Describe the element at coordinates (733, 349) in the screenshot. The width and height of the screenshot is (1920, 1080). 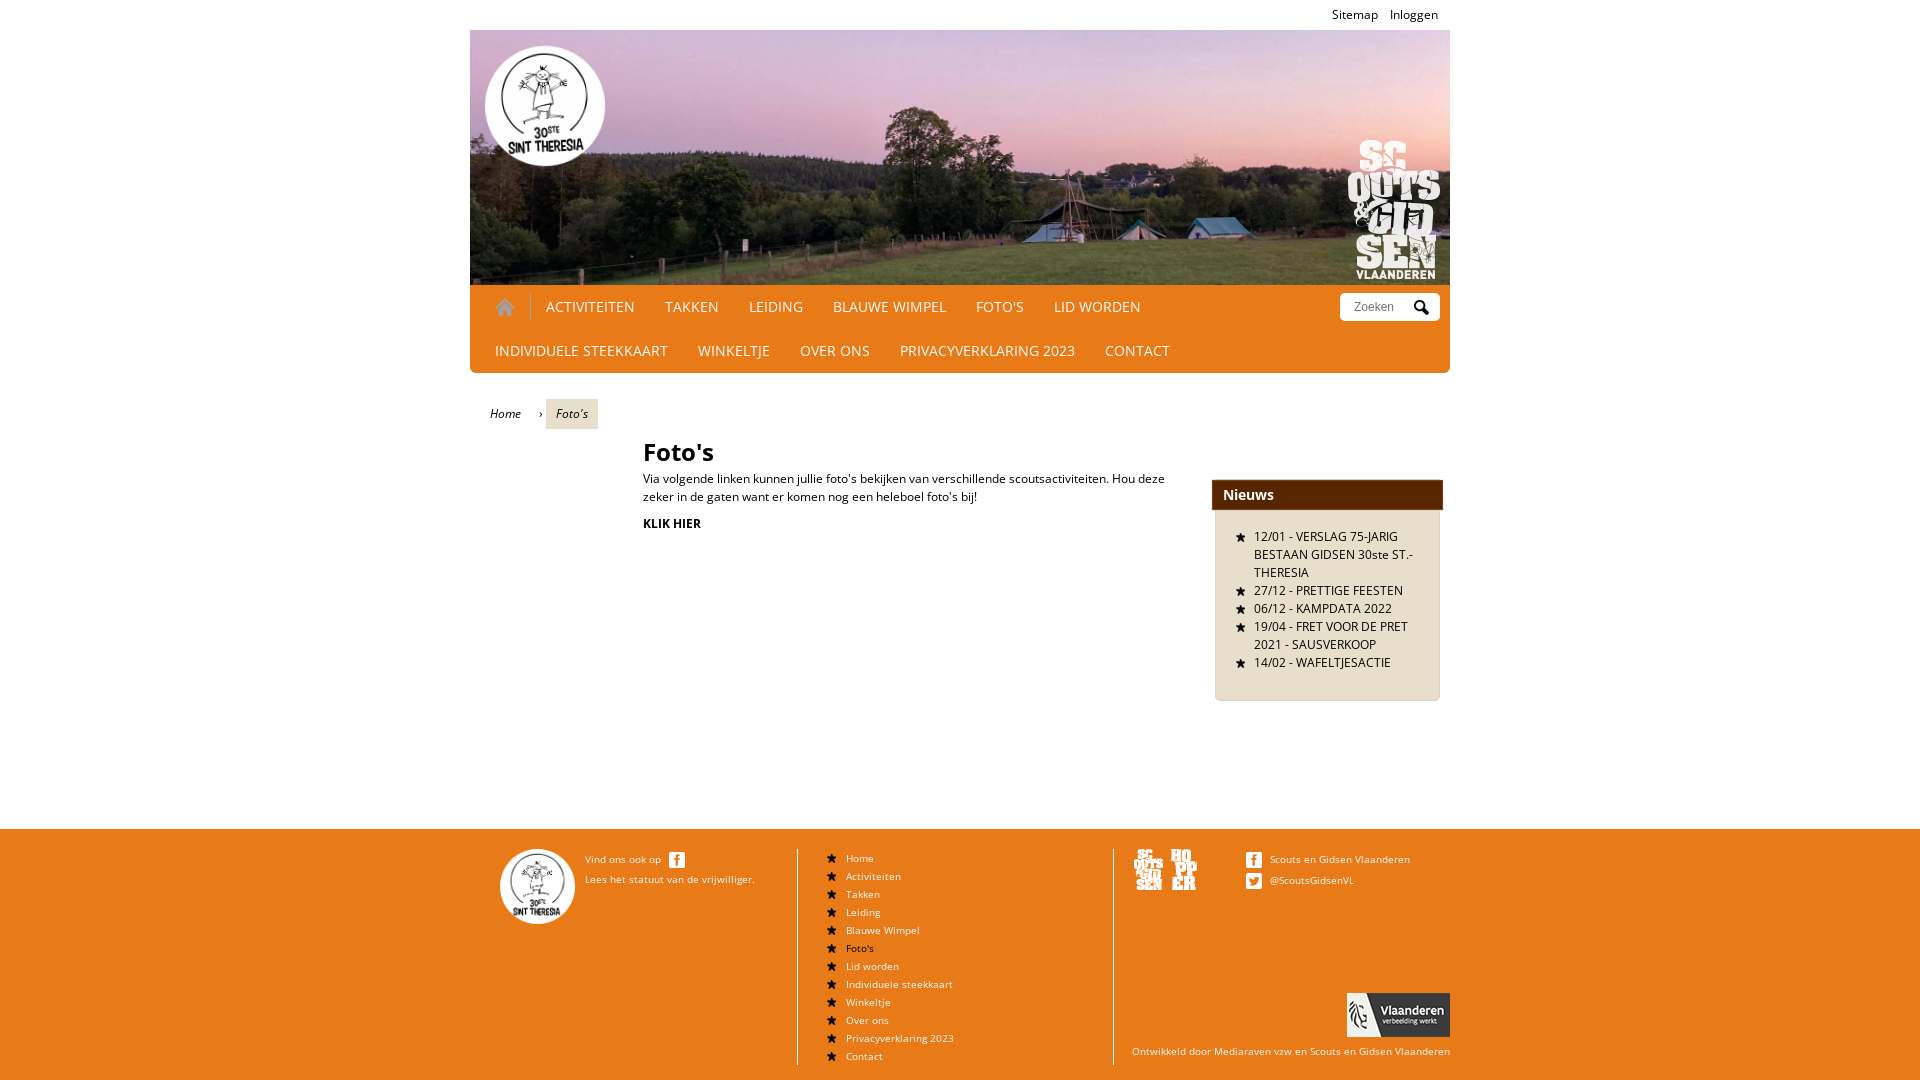
I see `'WINKELTJE'` at that location.